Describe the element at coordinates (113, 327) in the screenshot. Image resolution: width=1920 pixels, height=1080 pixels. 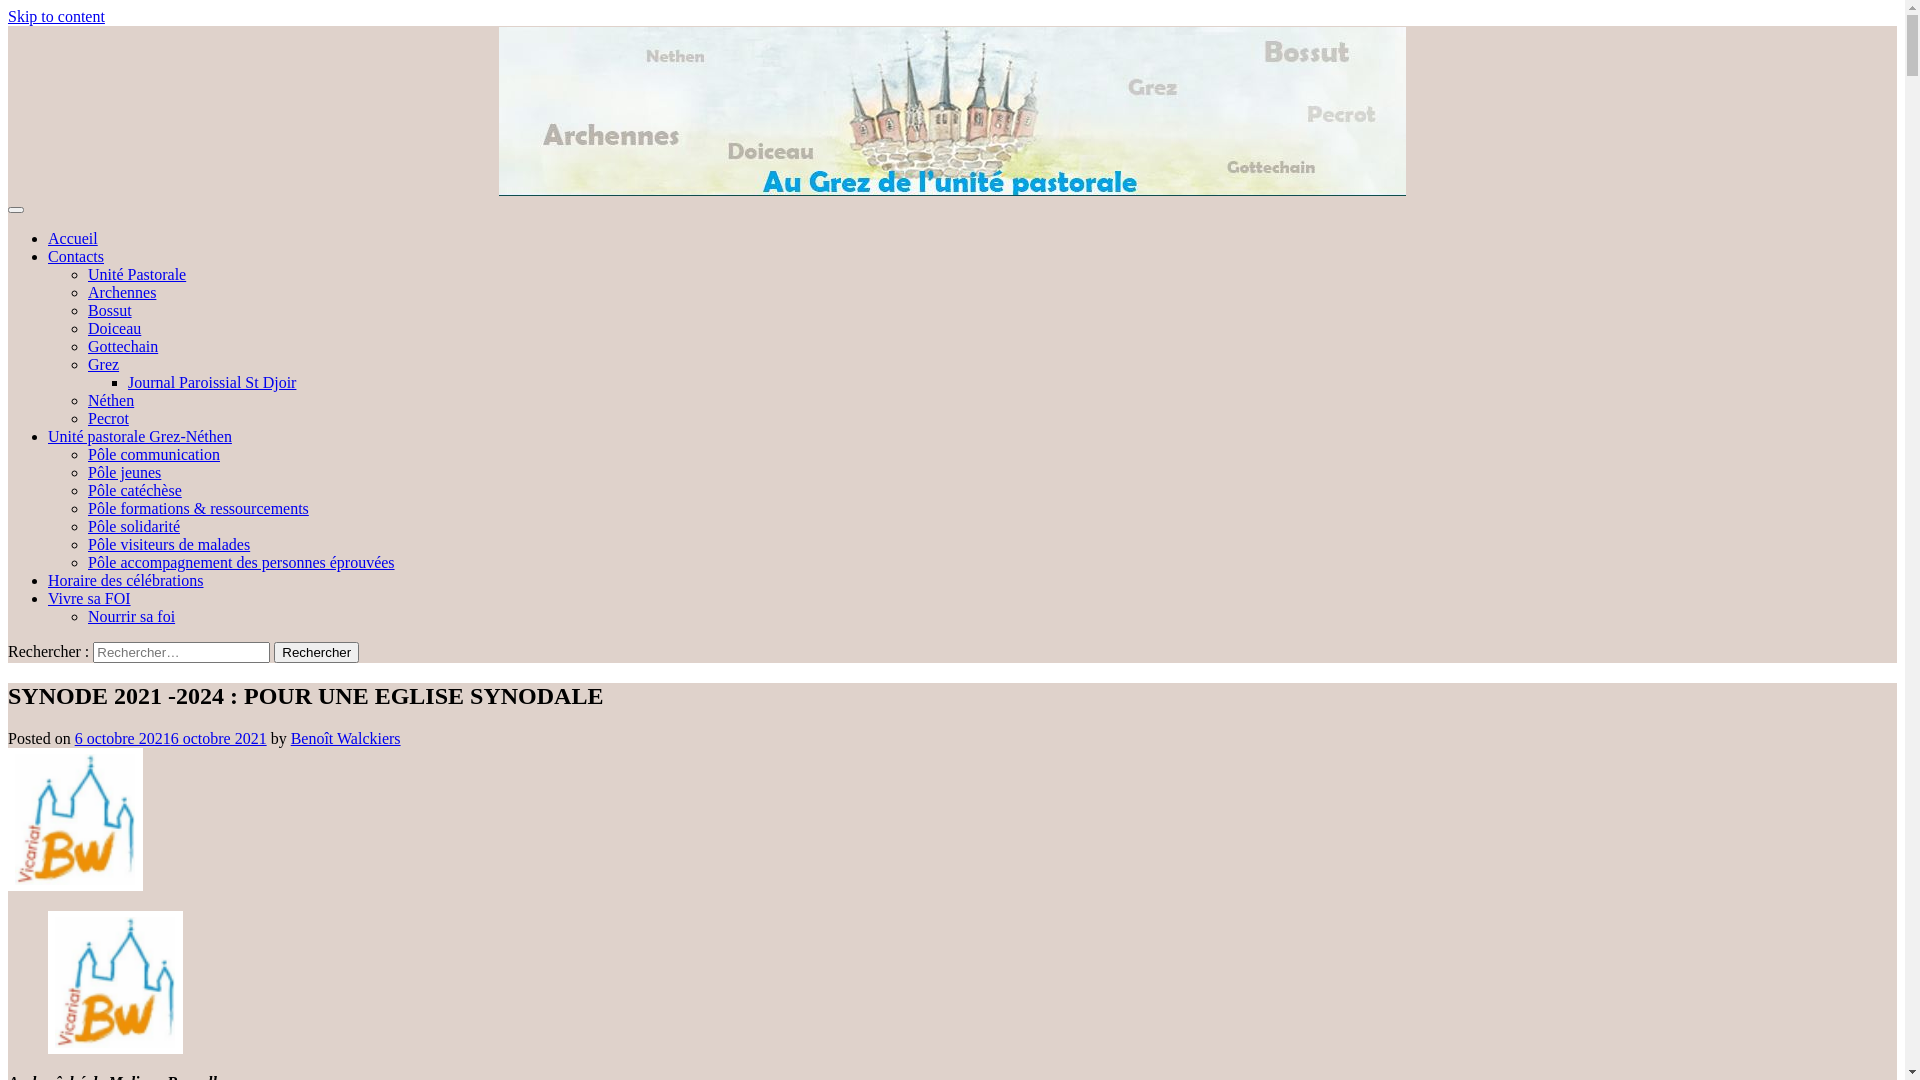
I see `'Doiceau'` at that location.